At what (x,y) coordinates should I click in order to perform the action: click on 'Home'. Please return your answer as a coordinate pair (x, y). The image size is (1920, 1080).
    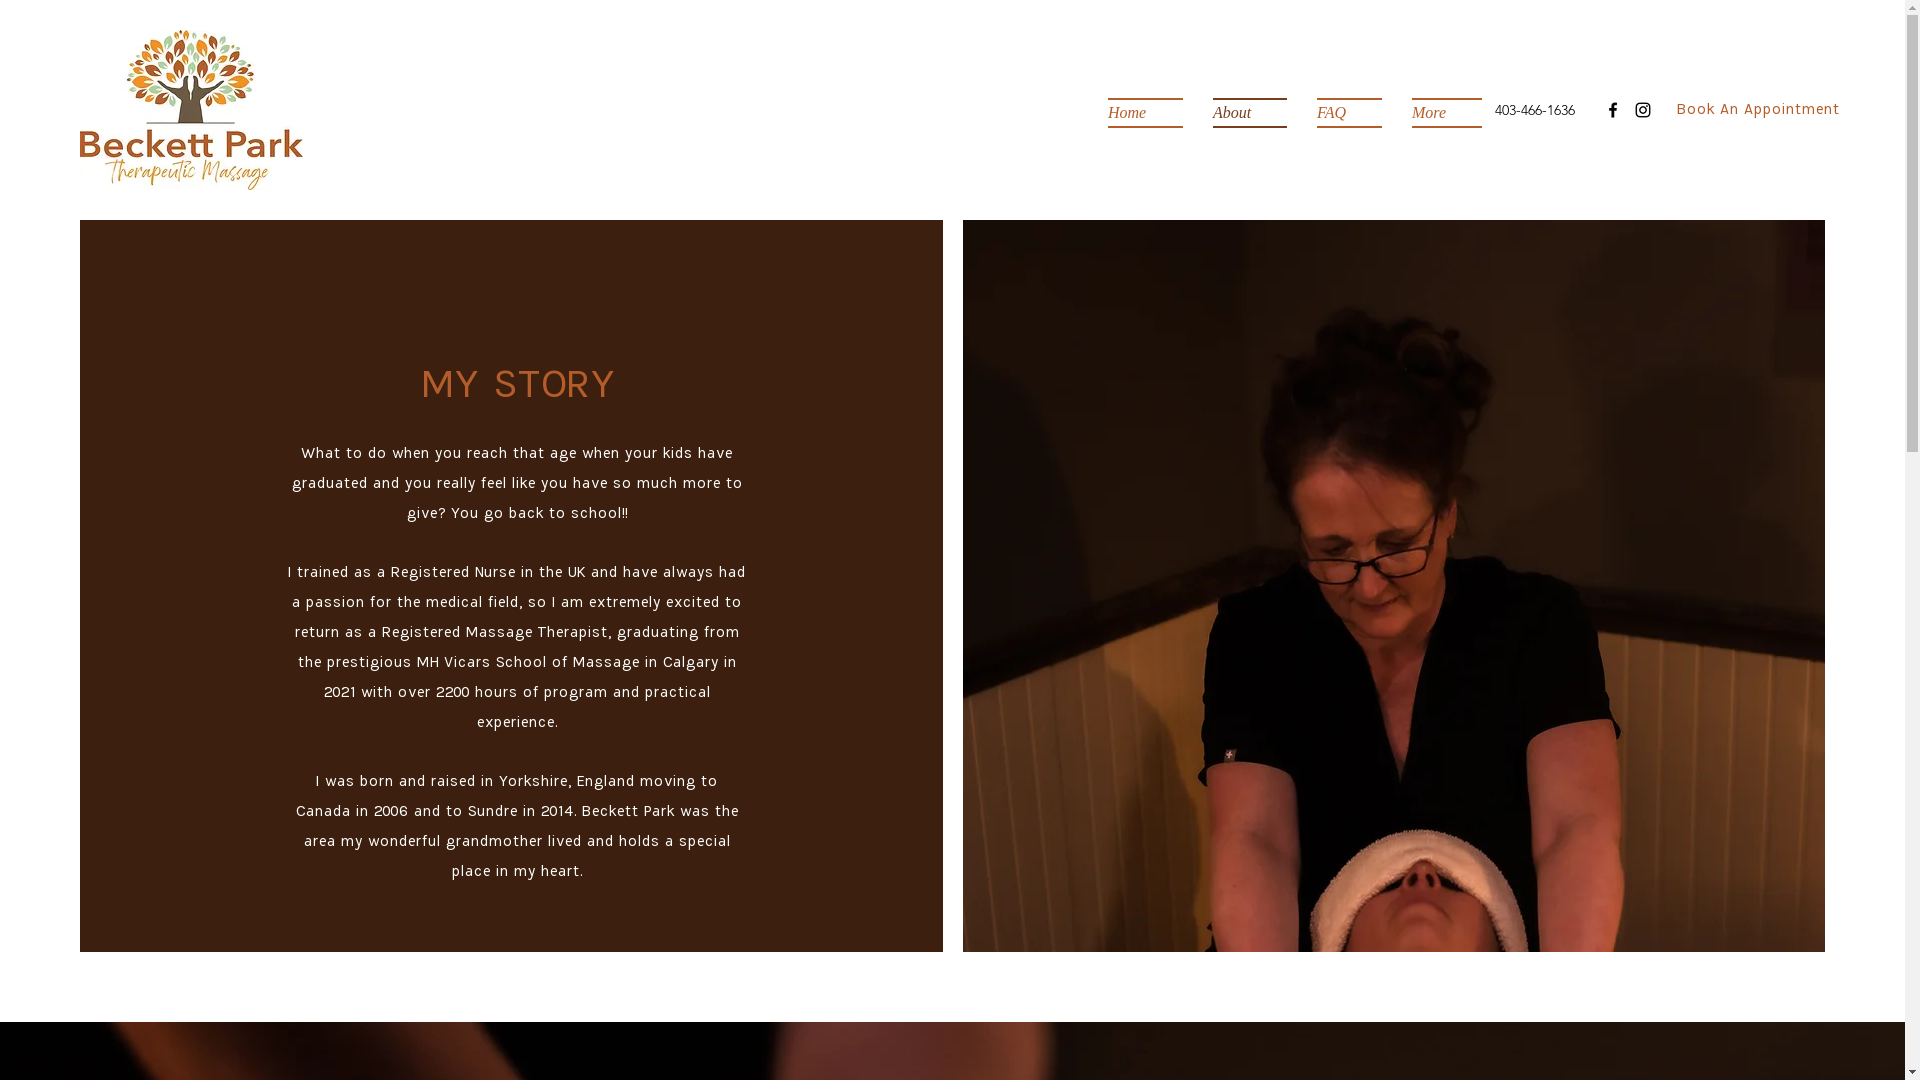
    Looking at the image, I should click on (1152, 112).